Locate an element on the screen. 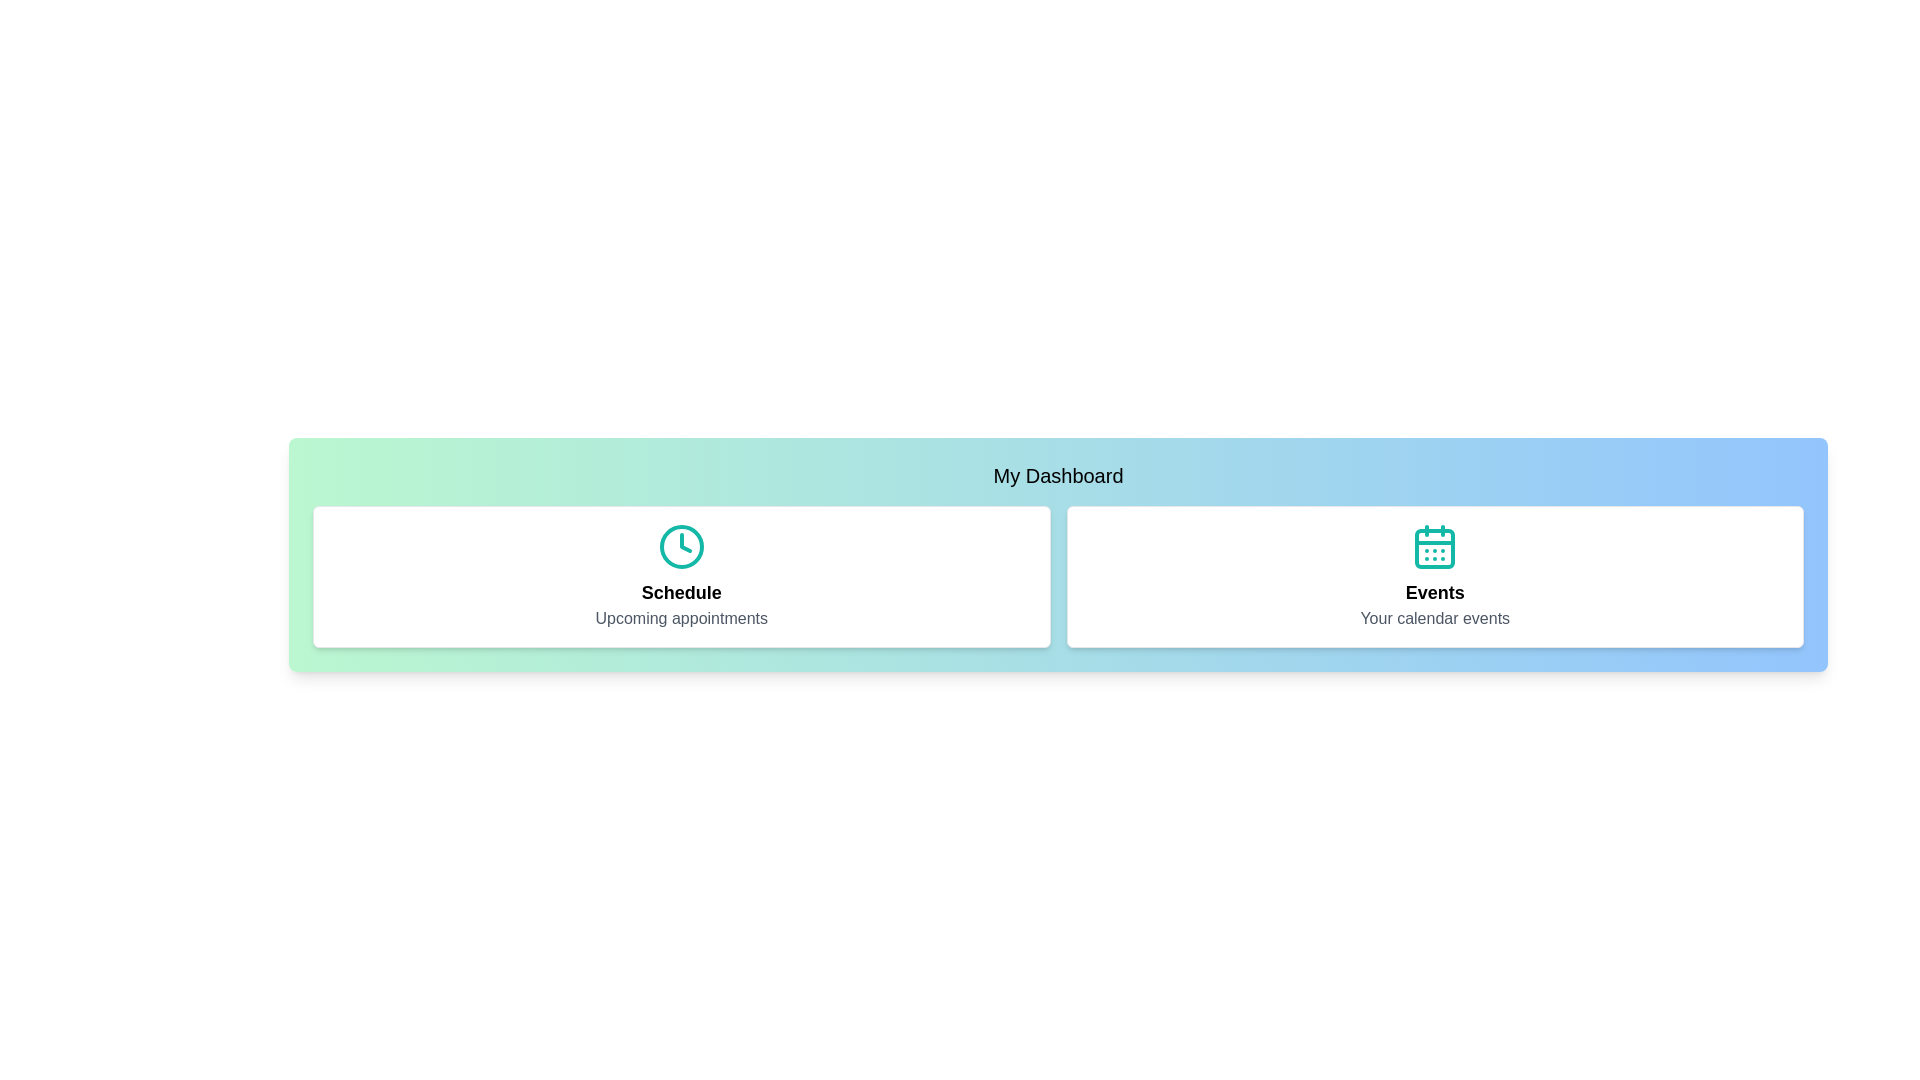 This screenshot has height=1080, width=1920. the Multi-content card representing scheduled appointments is located at coordinates (681, 577).